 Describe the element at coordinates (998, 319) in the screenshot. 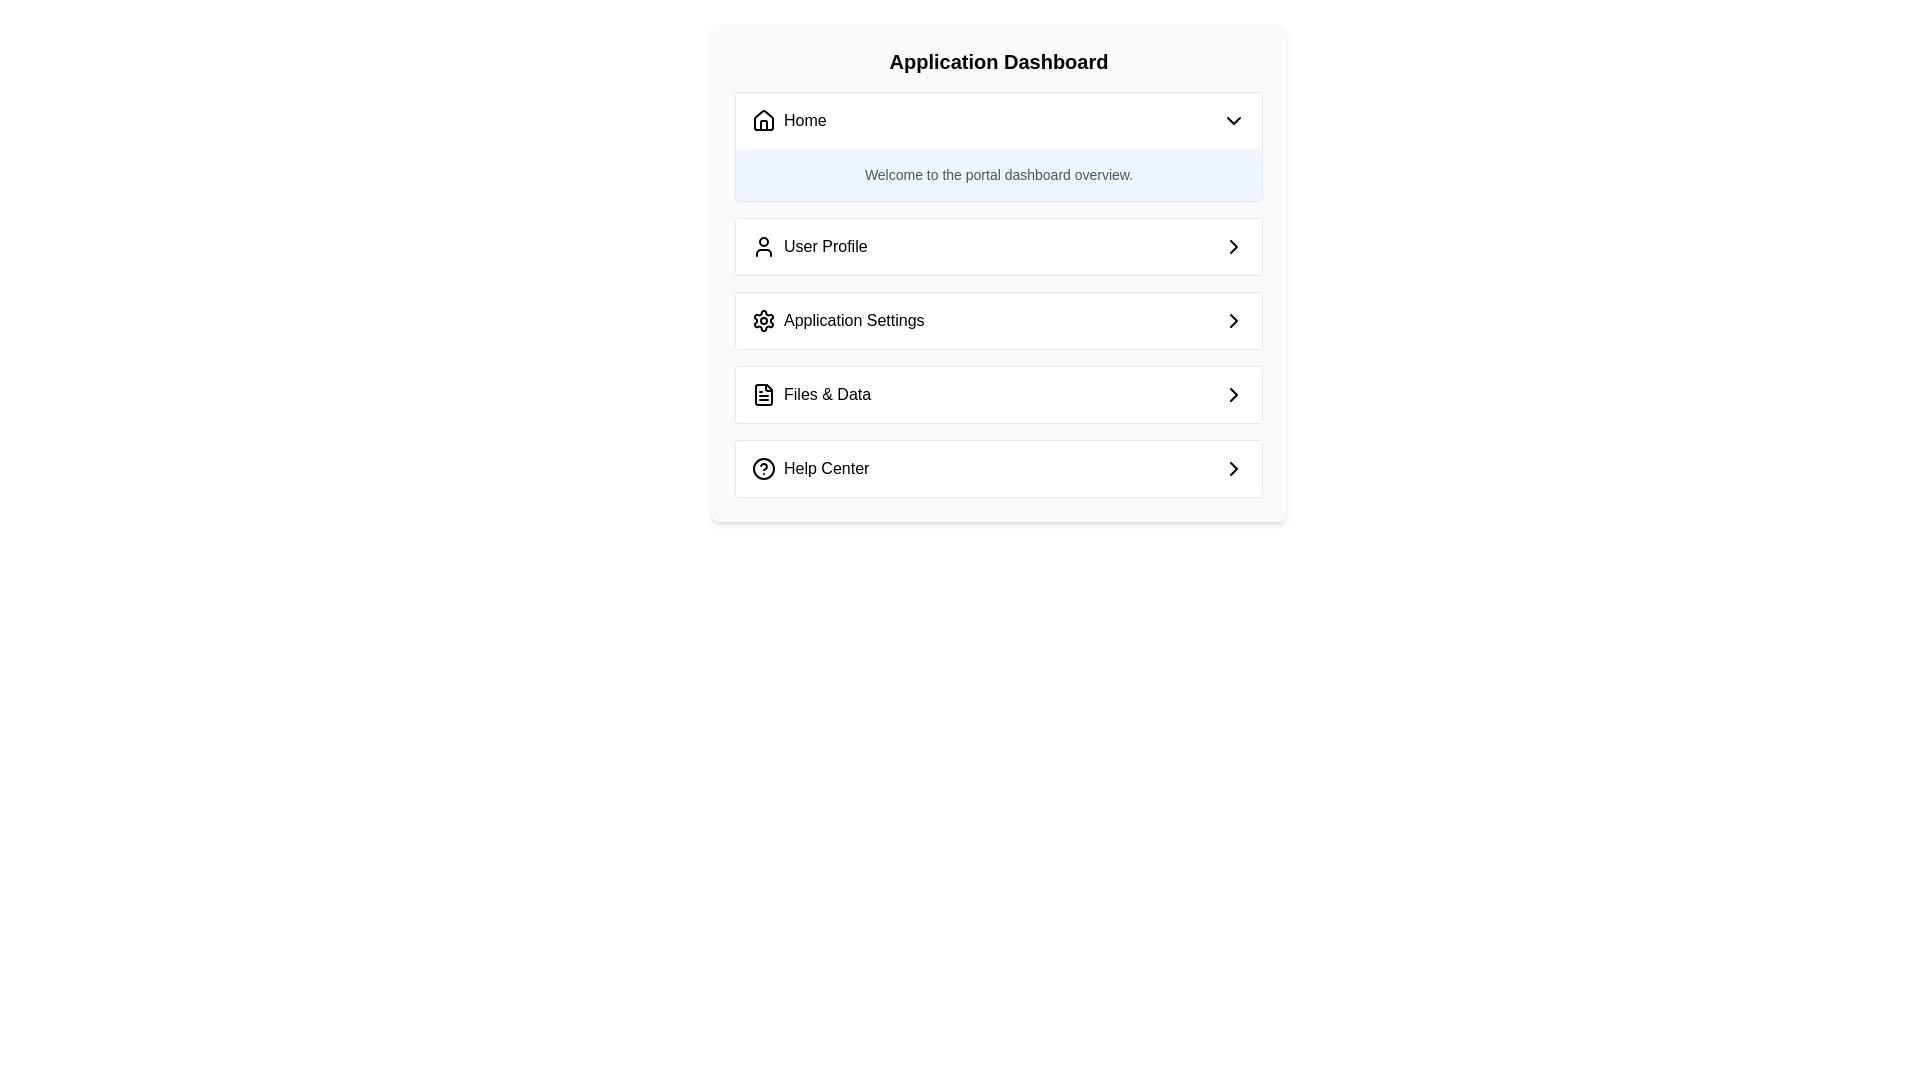

I see `the navigational button for managing application-related settings, located as the third option under 'Application Dashboard', between 'User Profile' and 'Files & Data'` at that location.